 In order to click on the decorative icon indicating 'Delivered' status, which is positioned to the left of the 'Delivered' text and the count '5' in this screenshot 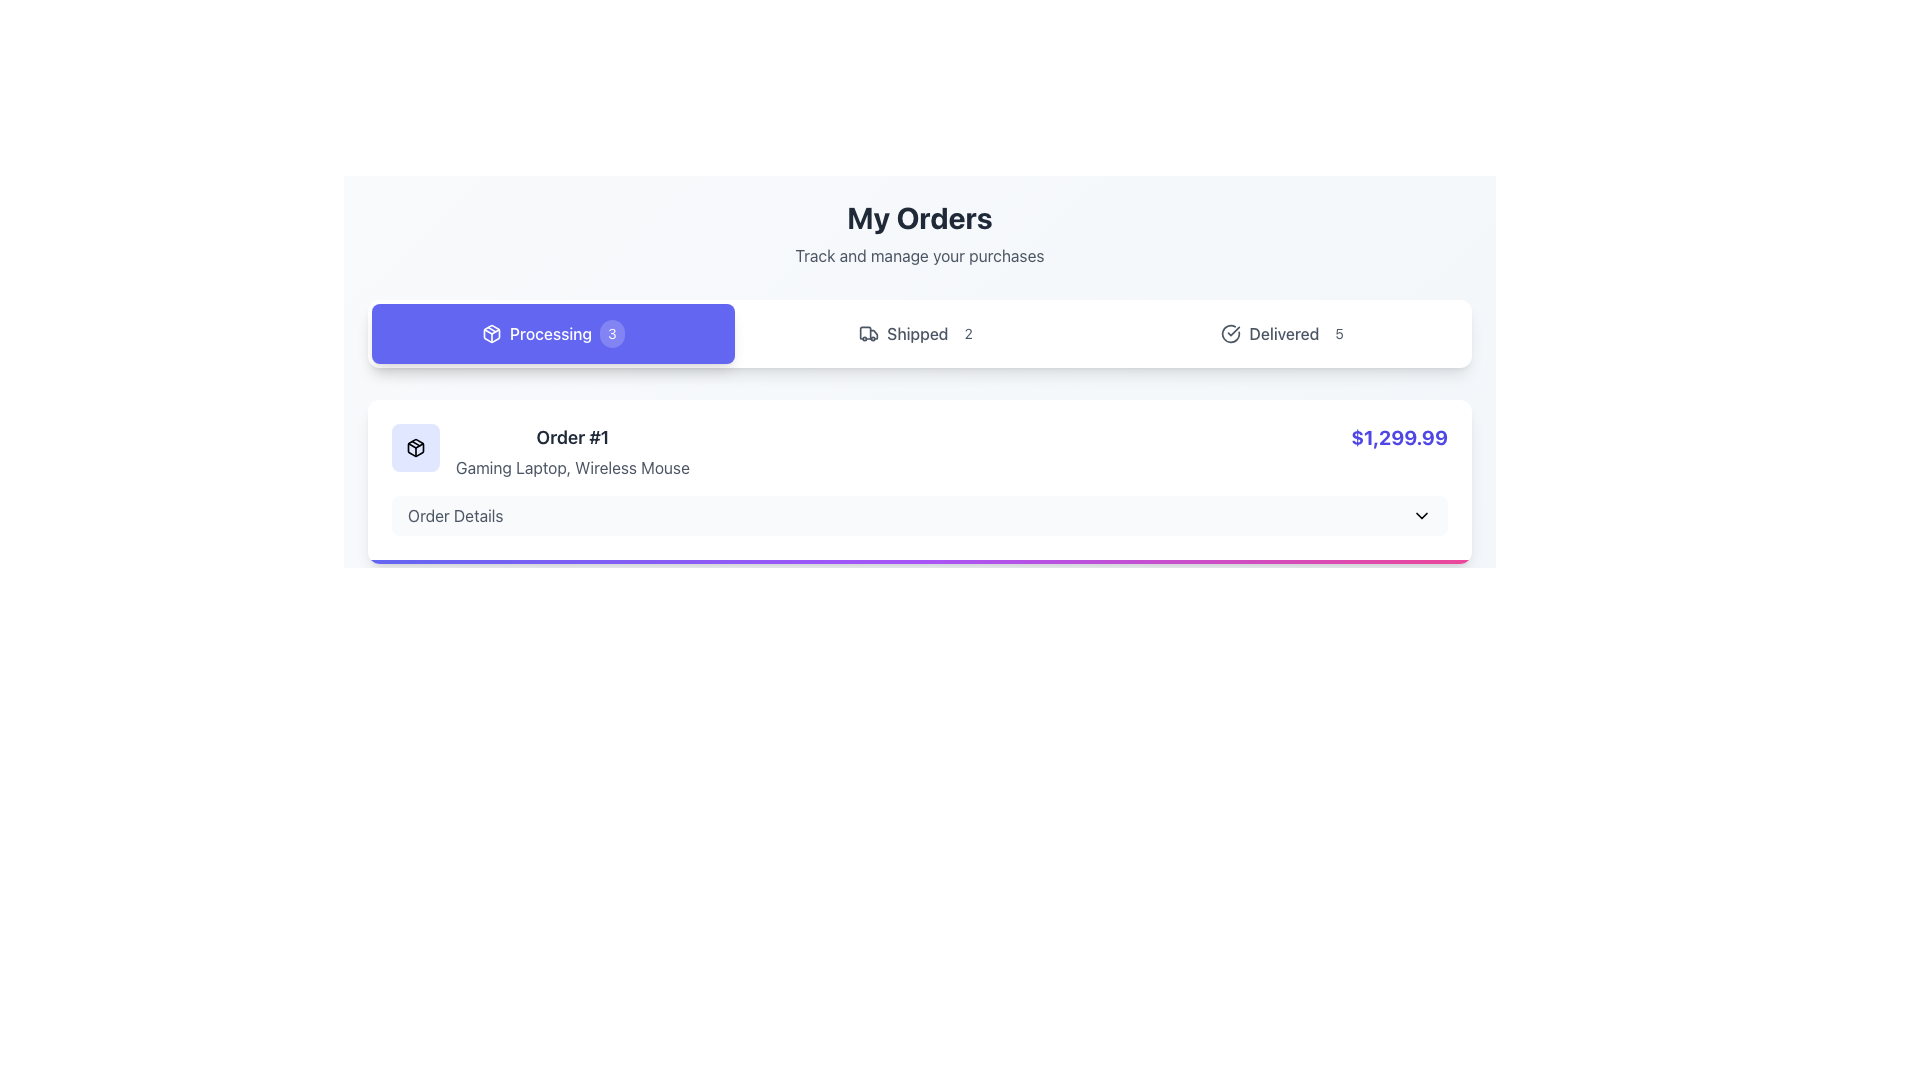, I will do `click(1230, 333)`.